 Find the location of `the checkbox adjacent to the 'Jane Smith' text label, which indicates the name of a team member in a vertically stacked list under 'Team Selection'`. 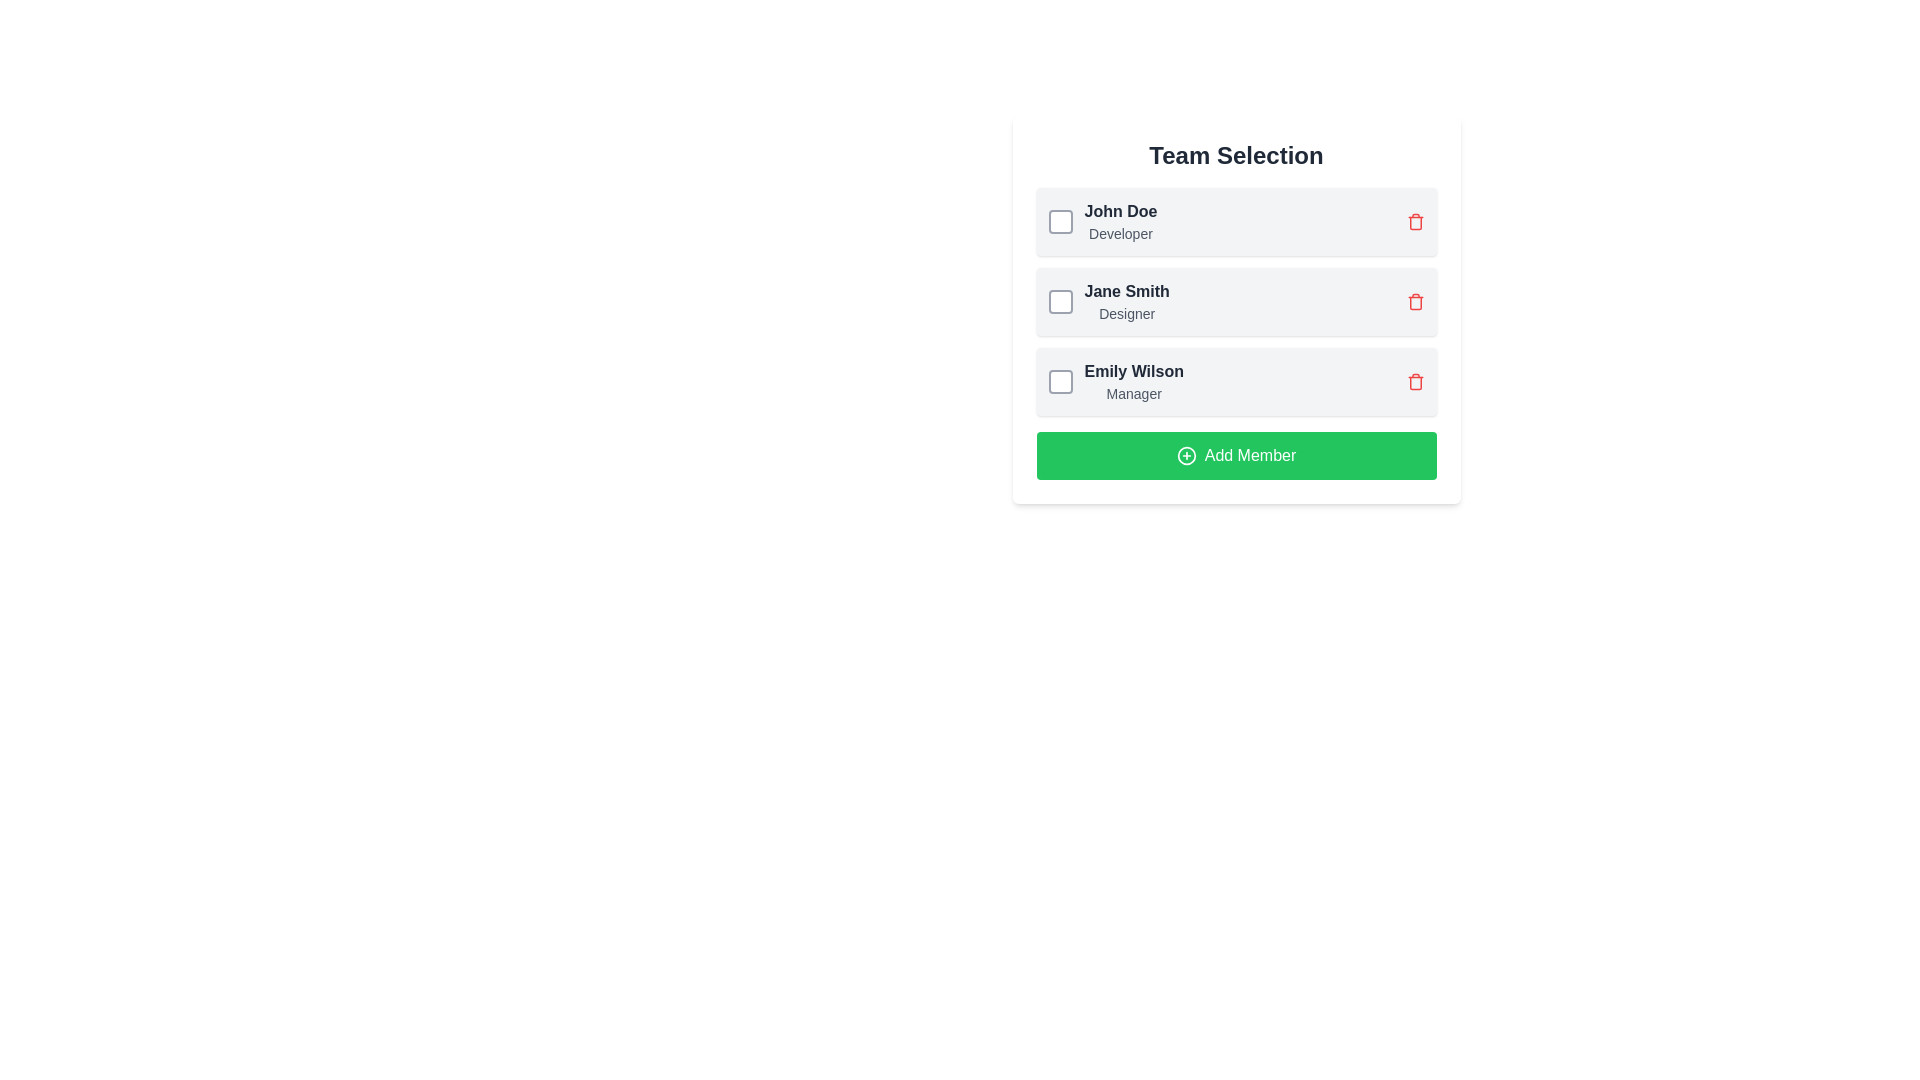

the checkbox adjacent to the 'Jane Smith' text label, which indicates the name of a team member in a vertically stacked list under 'Team Selection' is located at coordinates (1127, 301).